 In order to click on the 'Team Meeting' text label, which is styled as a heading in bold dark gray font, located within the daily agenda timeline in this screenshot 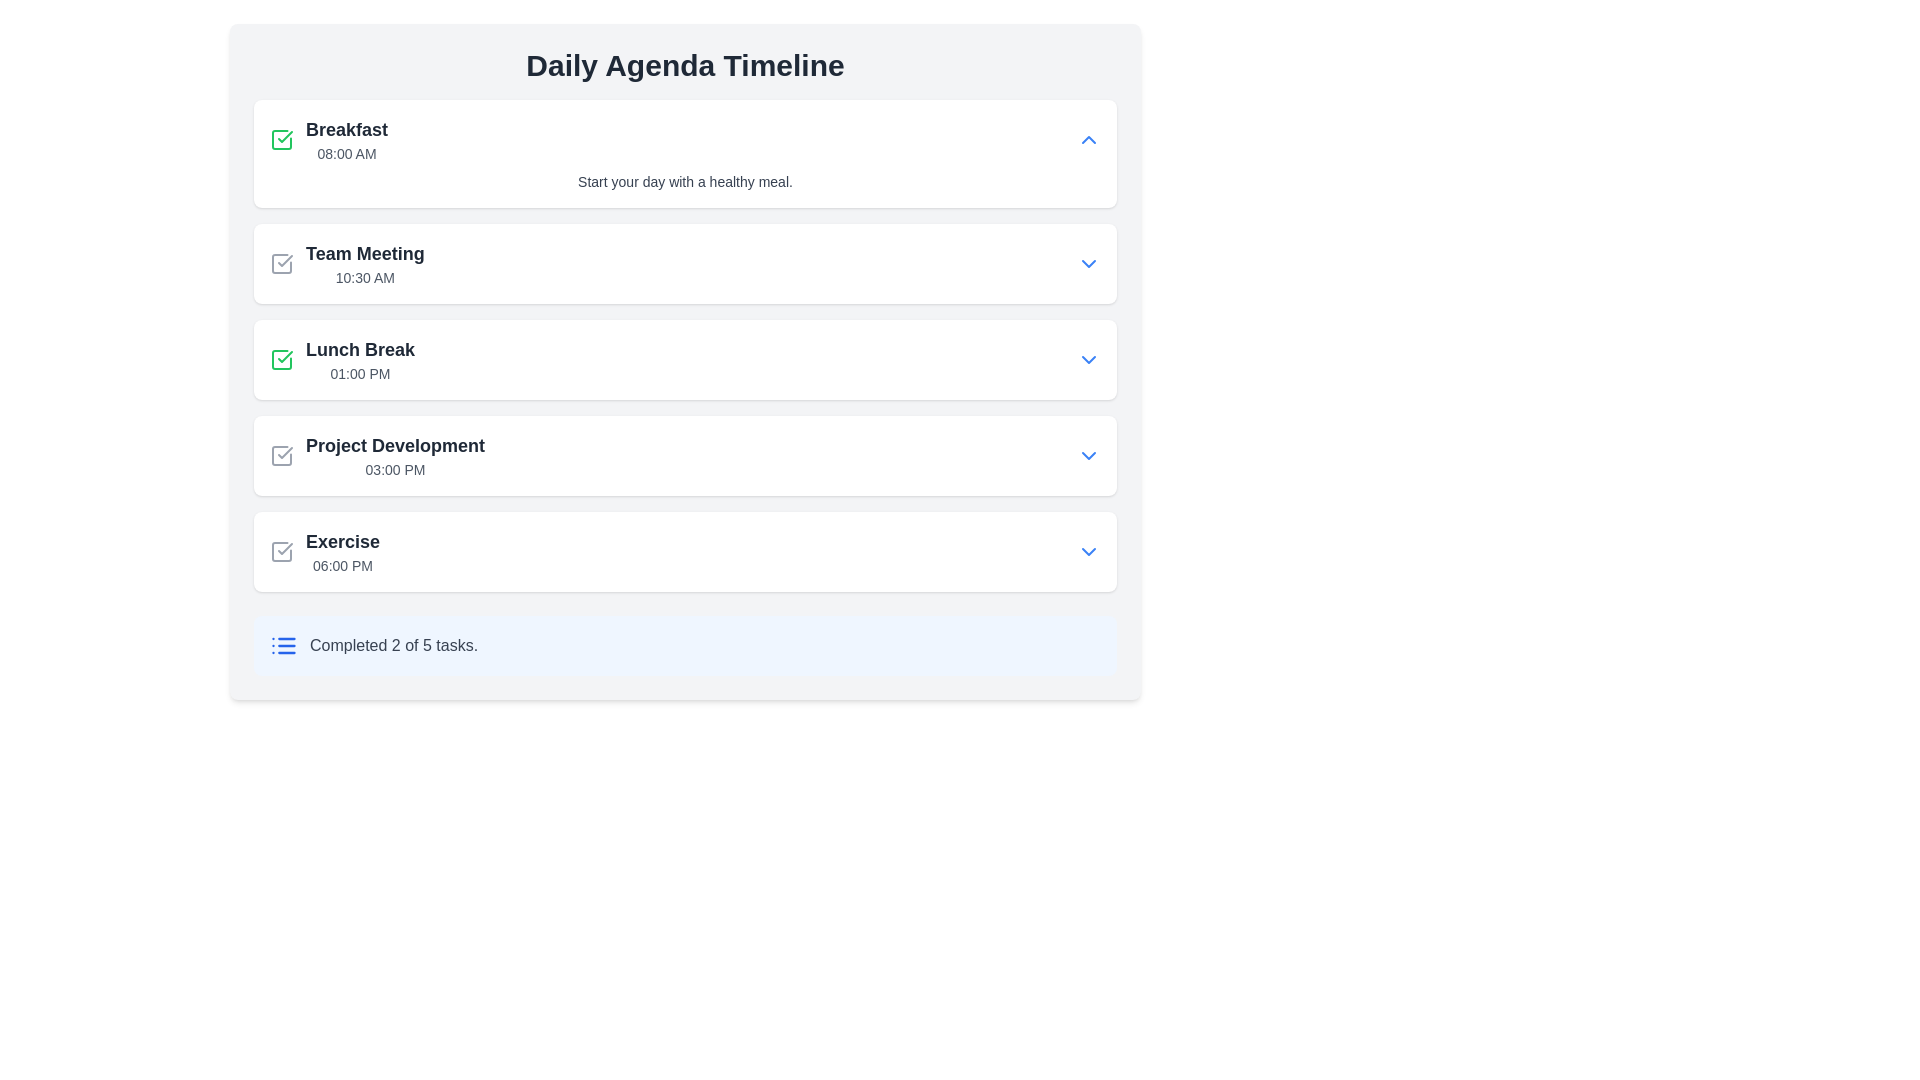, I will do `click(365, 253)`.